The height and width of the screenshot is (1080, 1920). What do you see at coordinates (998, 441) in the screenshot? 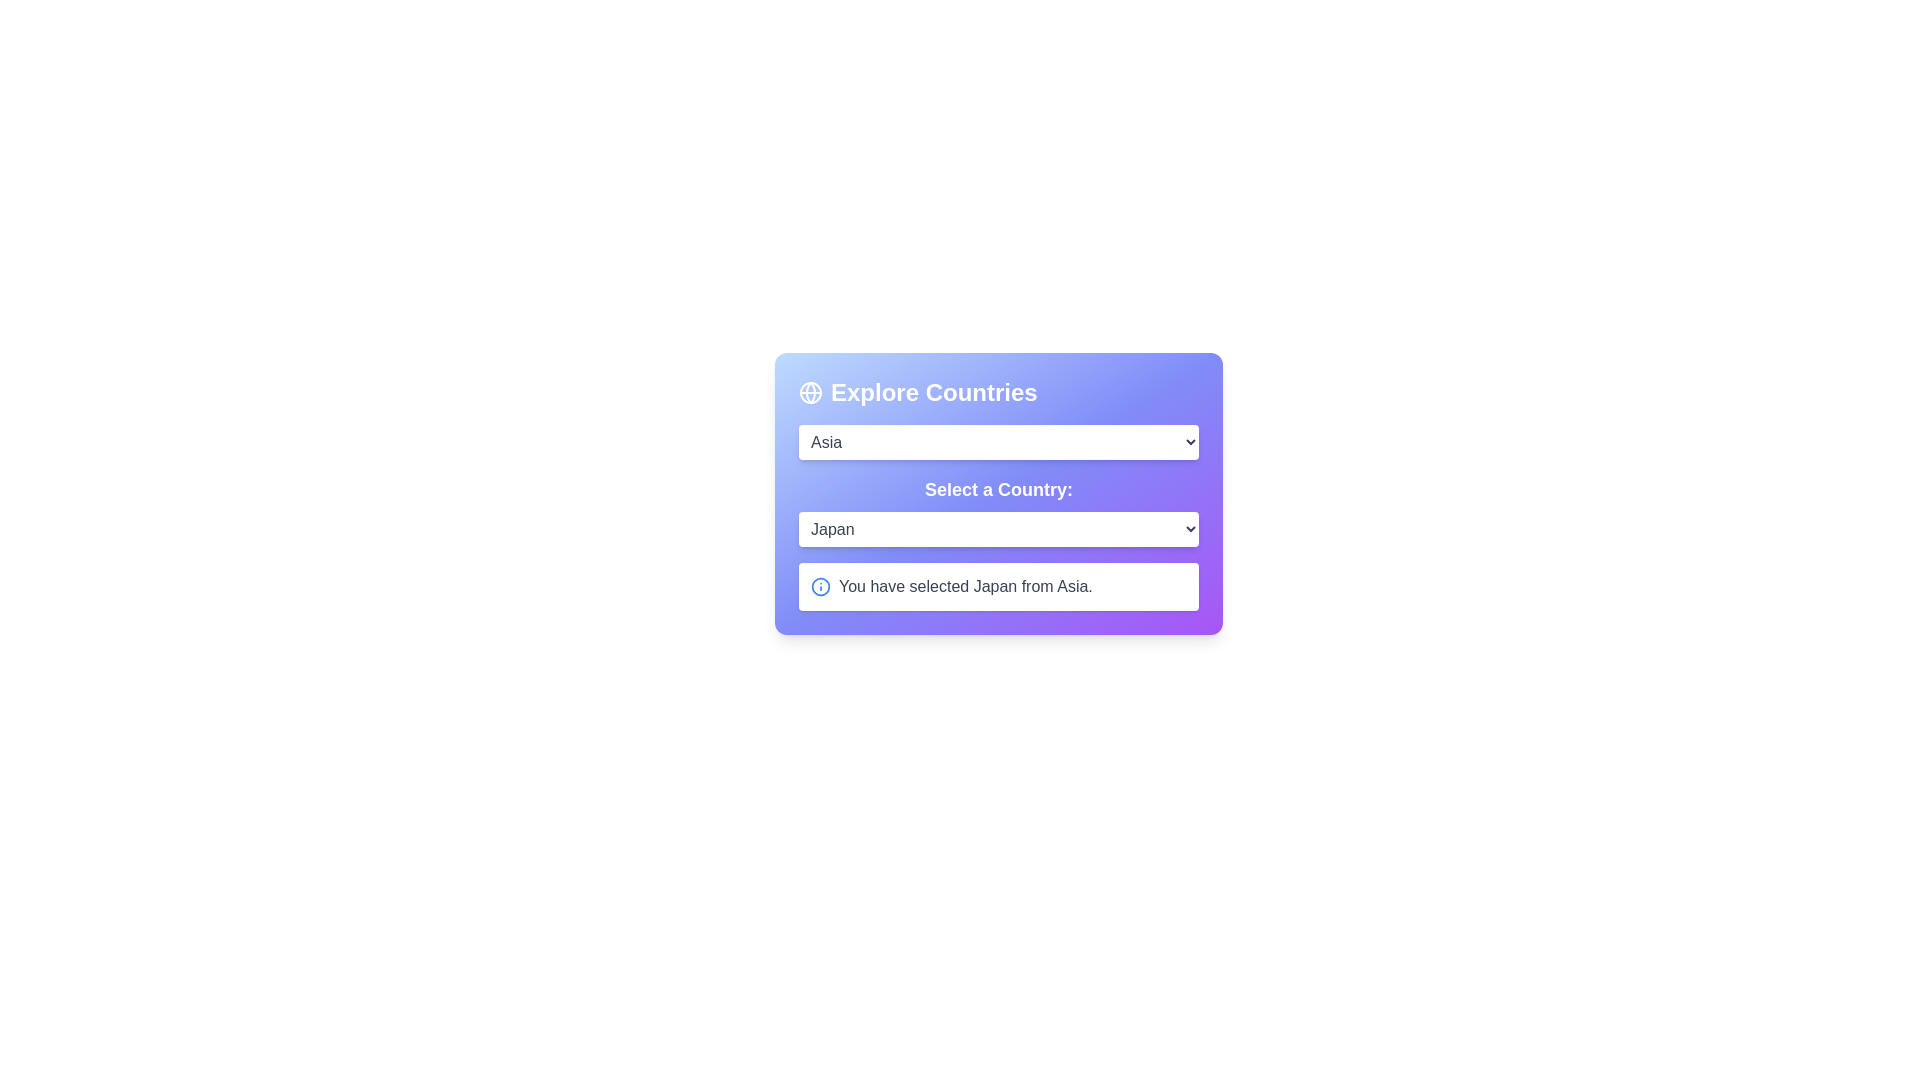
I see `the continent Africa from the dropdown menu` at bounding box center [998, 441].